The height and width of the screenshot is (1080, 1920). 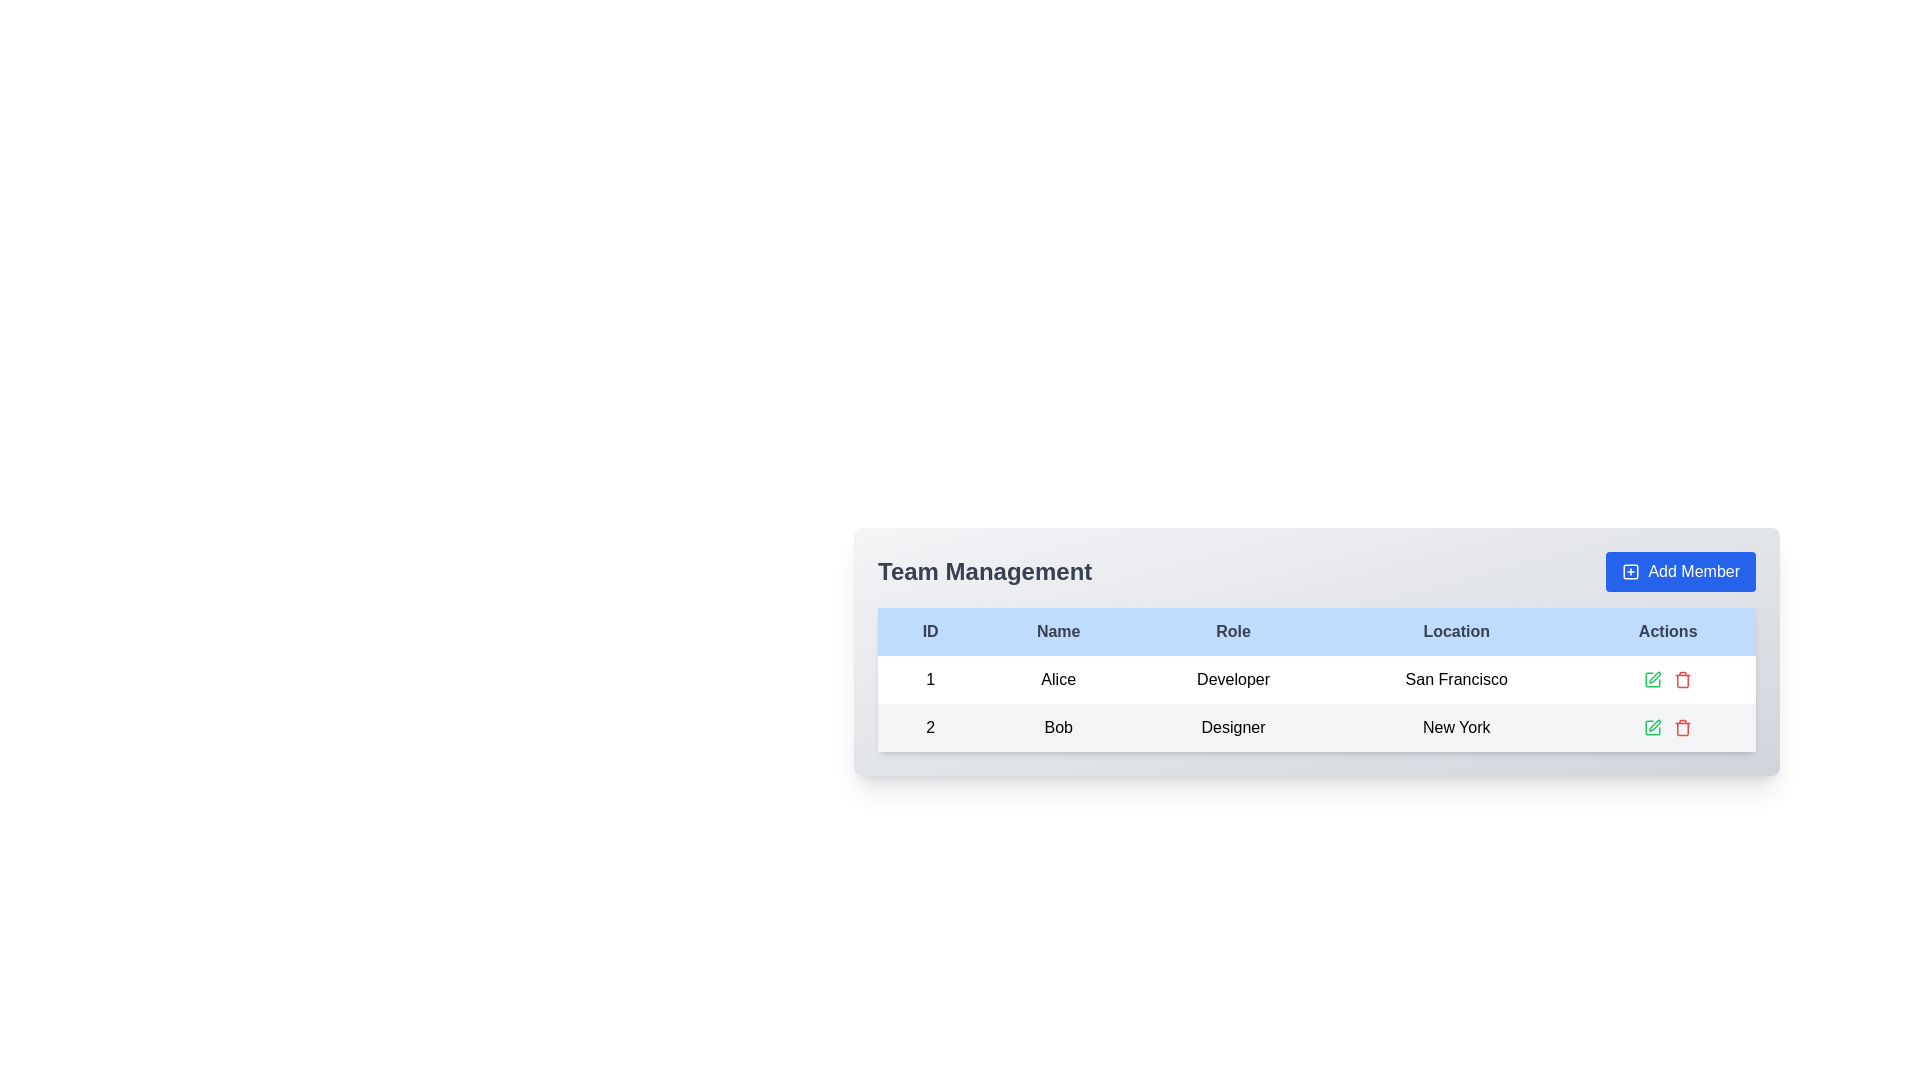 I want to click on the prominently styled static text label that displays 'Team Management' located in the upper-left part of the header section, so click(x=985, y=571).